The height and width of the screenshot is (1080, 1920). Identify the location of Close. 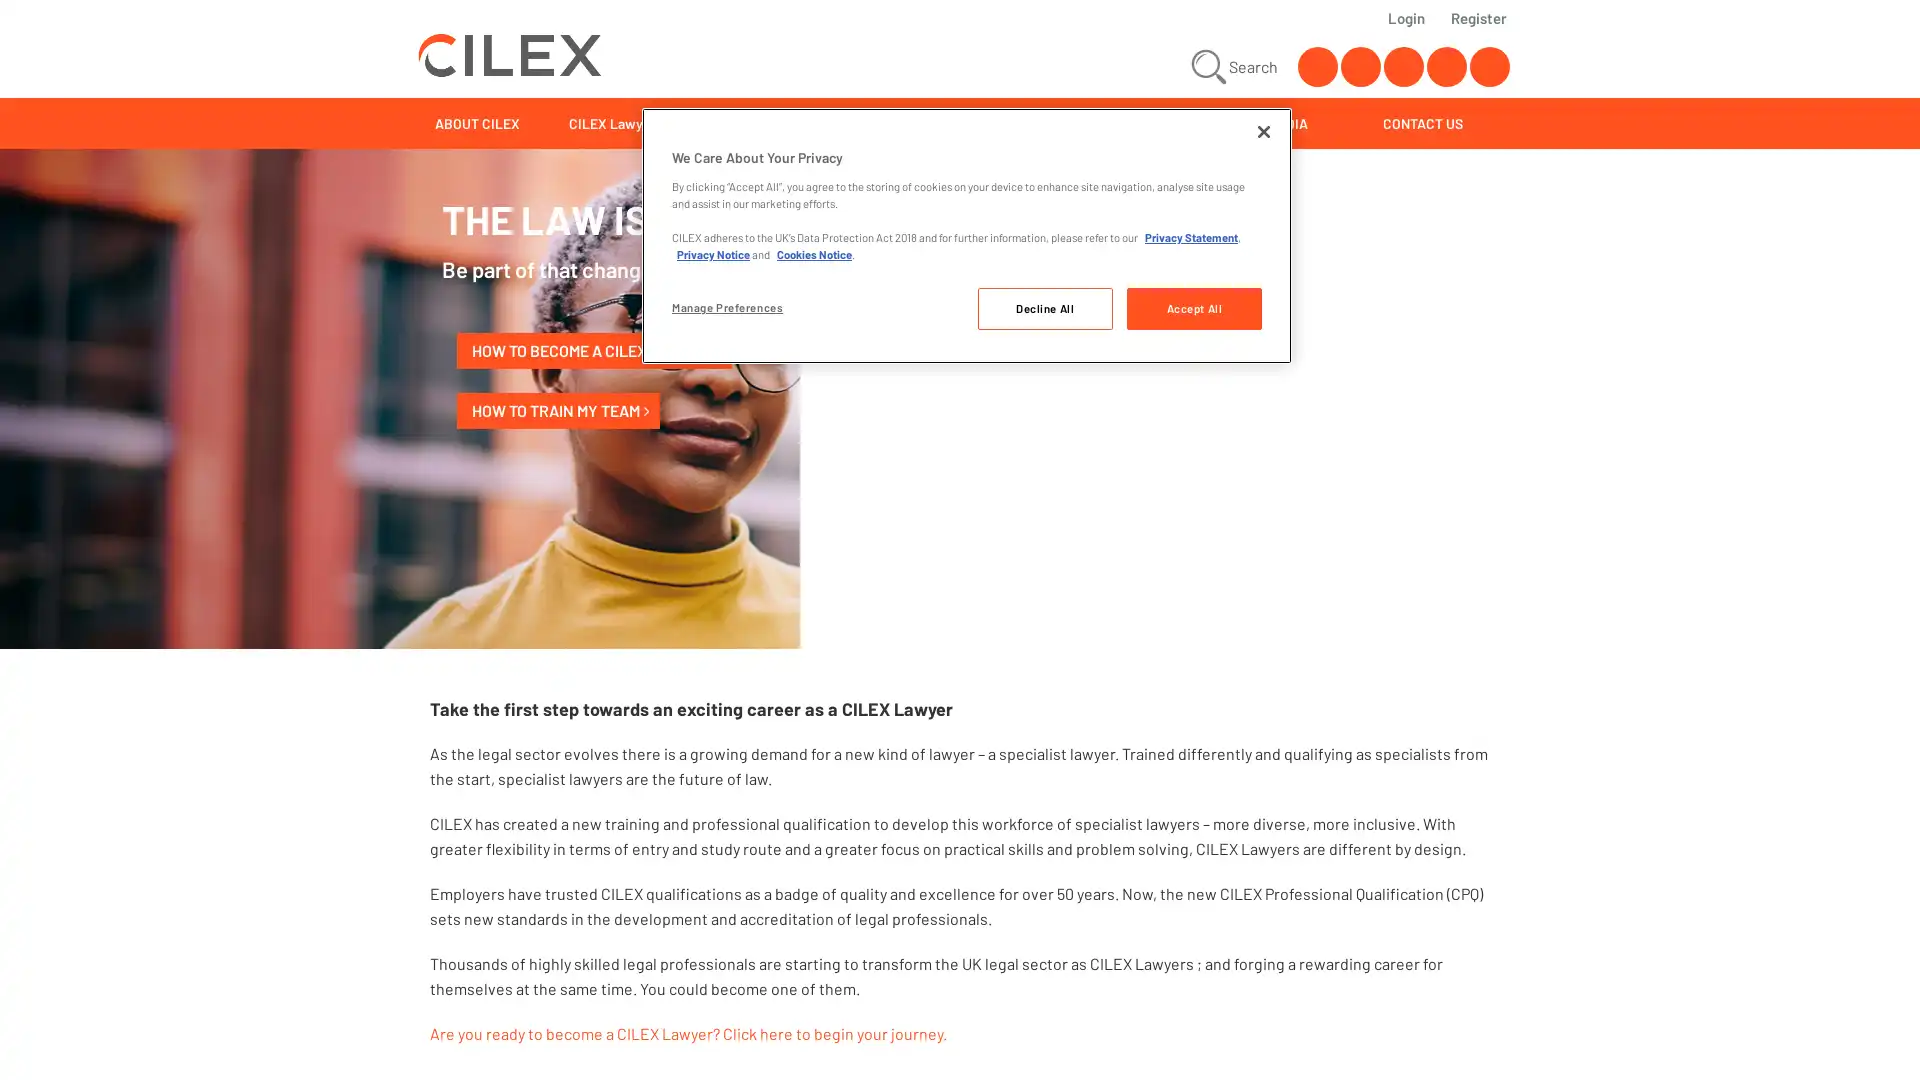
(1262, 131).